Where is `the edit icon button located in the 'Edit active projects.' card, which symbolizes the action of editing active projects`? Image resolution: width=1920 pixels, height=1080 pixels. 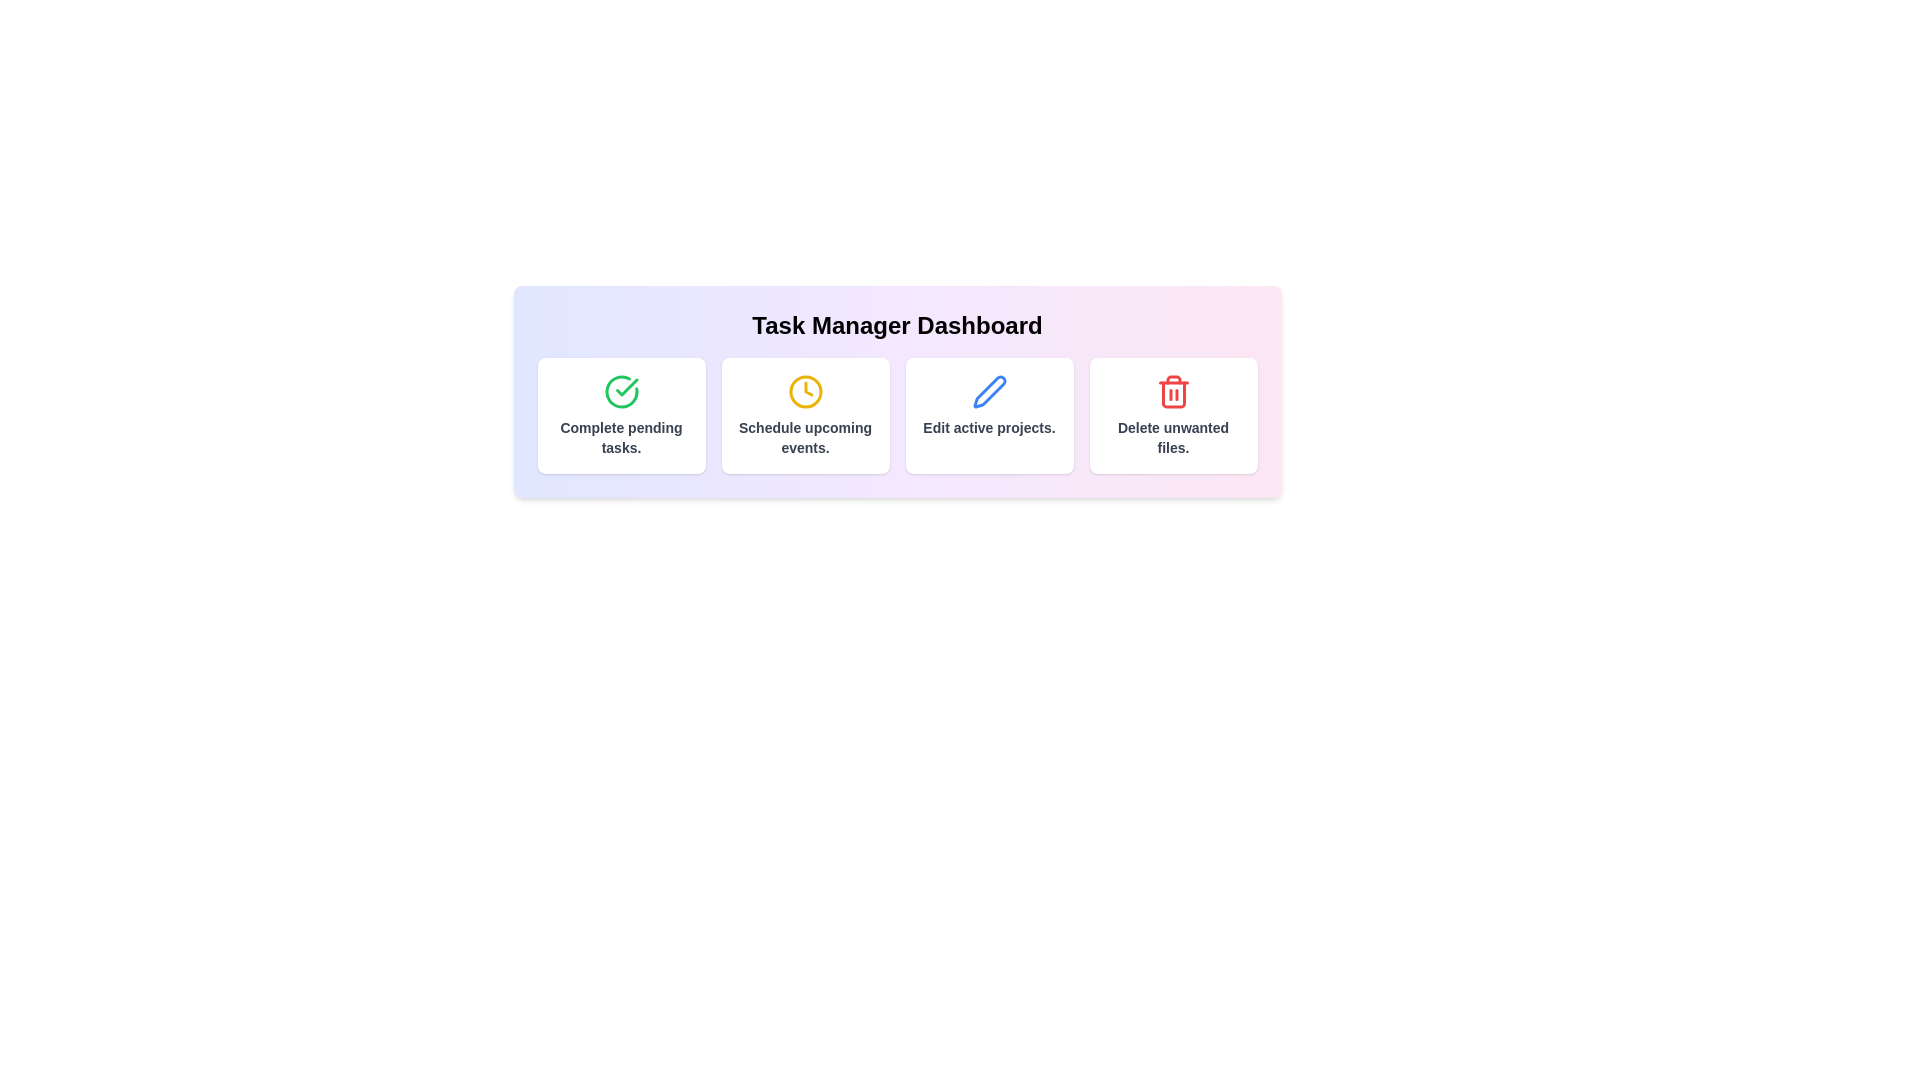 the edit icon button located in the 'Edit active projects.' card, which symbolizes the action of editing active projects is located at coordinates (989, 392).